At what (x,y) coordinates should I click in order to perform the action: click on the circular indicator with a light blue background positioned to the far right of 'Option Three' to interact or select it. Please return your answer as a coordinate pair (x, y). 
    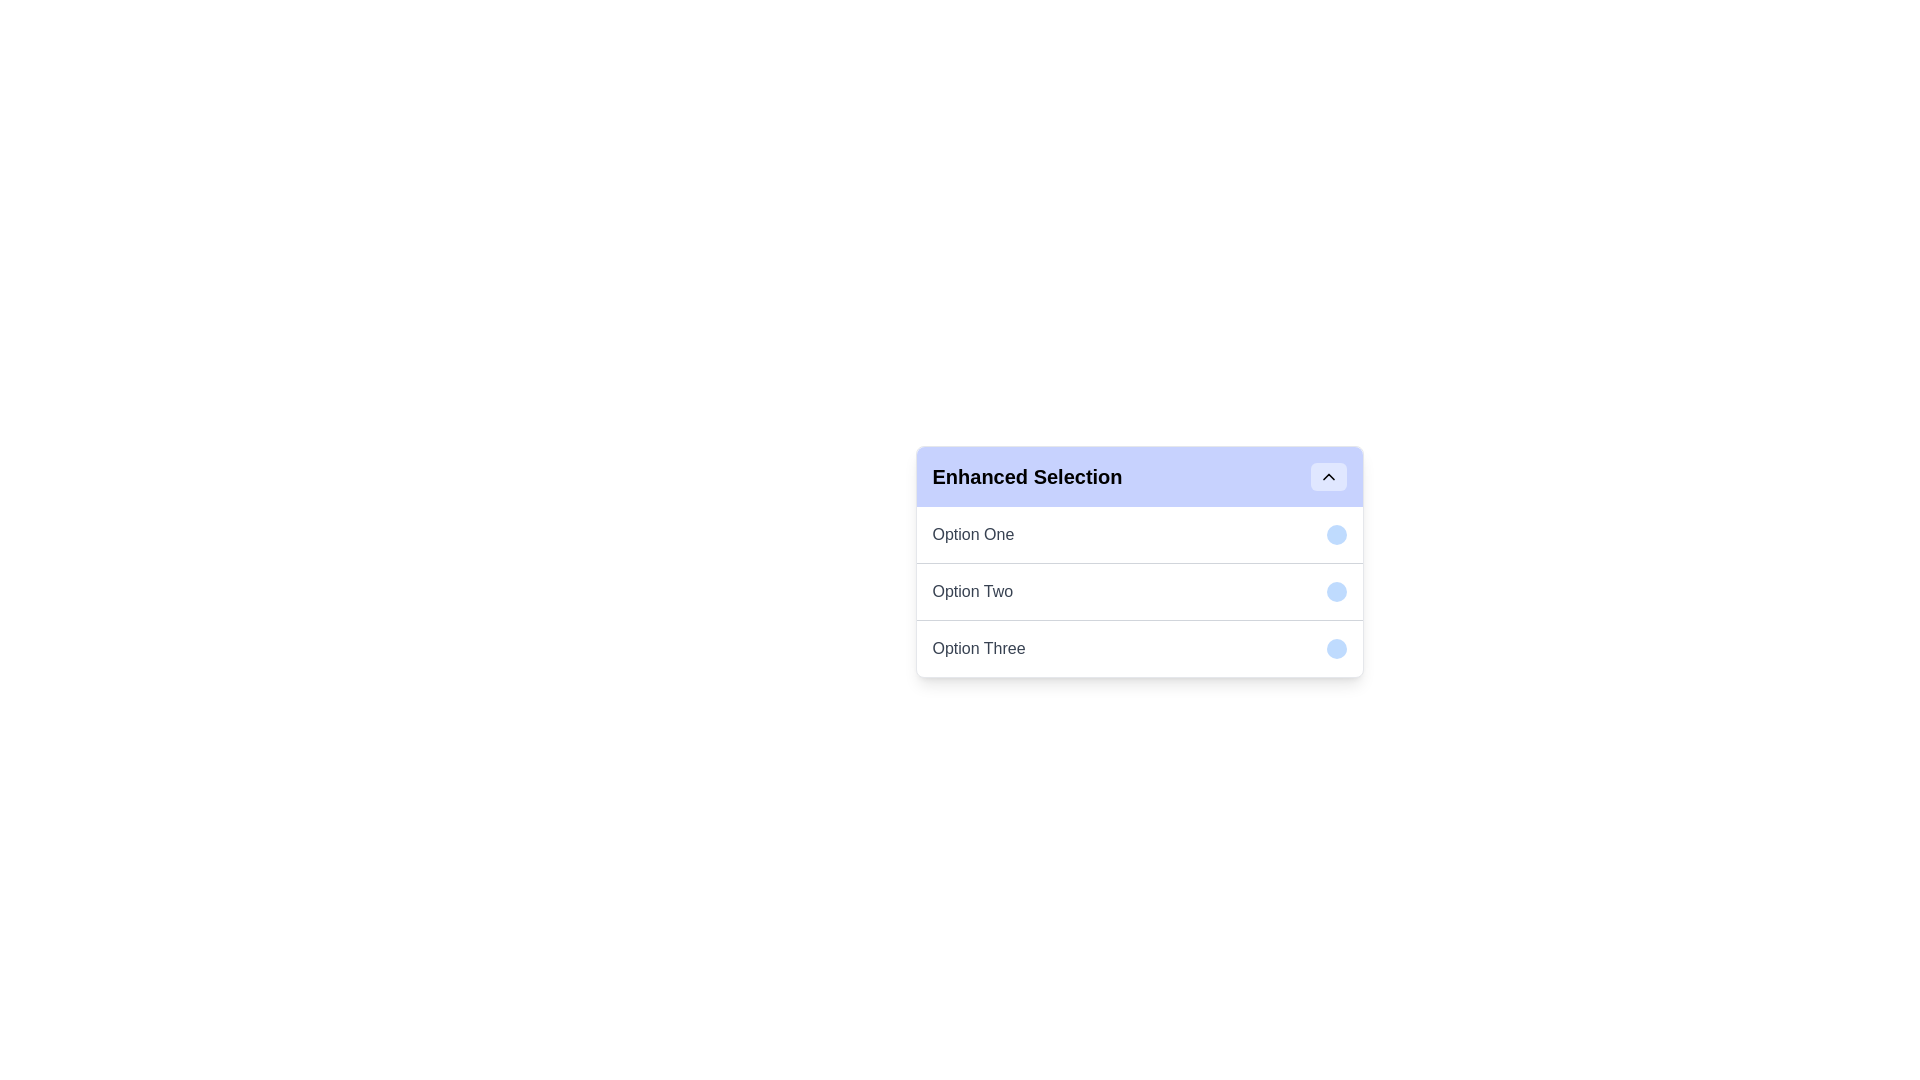
    Looking at the image, I should click on (1336, 648).